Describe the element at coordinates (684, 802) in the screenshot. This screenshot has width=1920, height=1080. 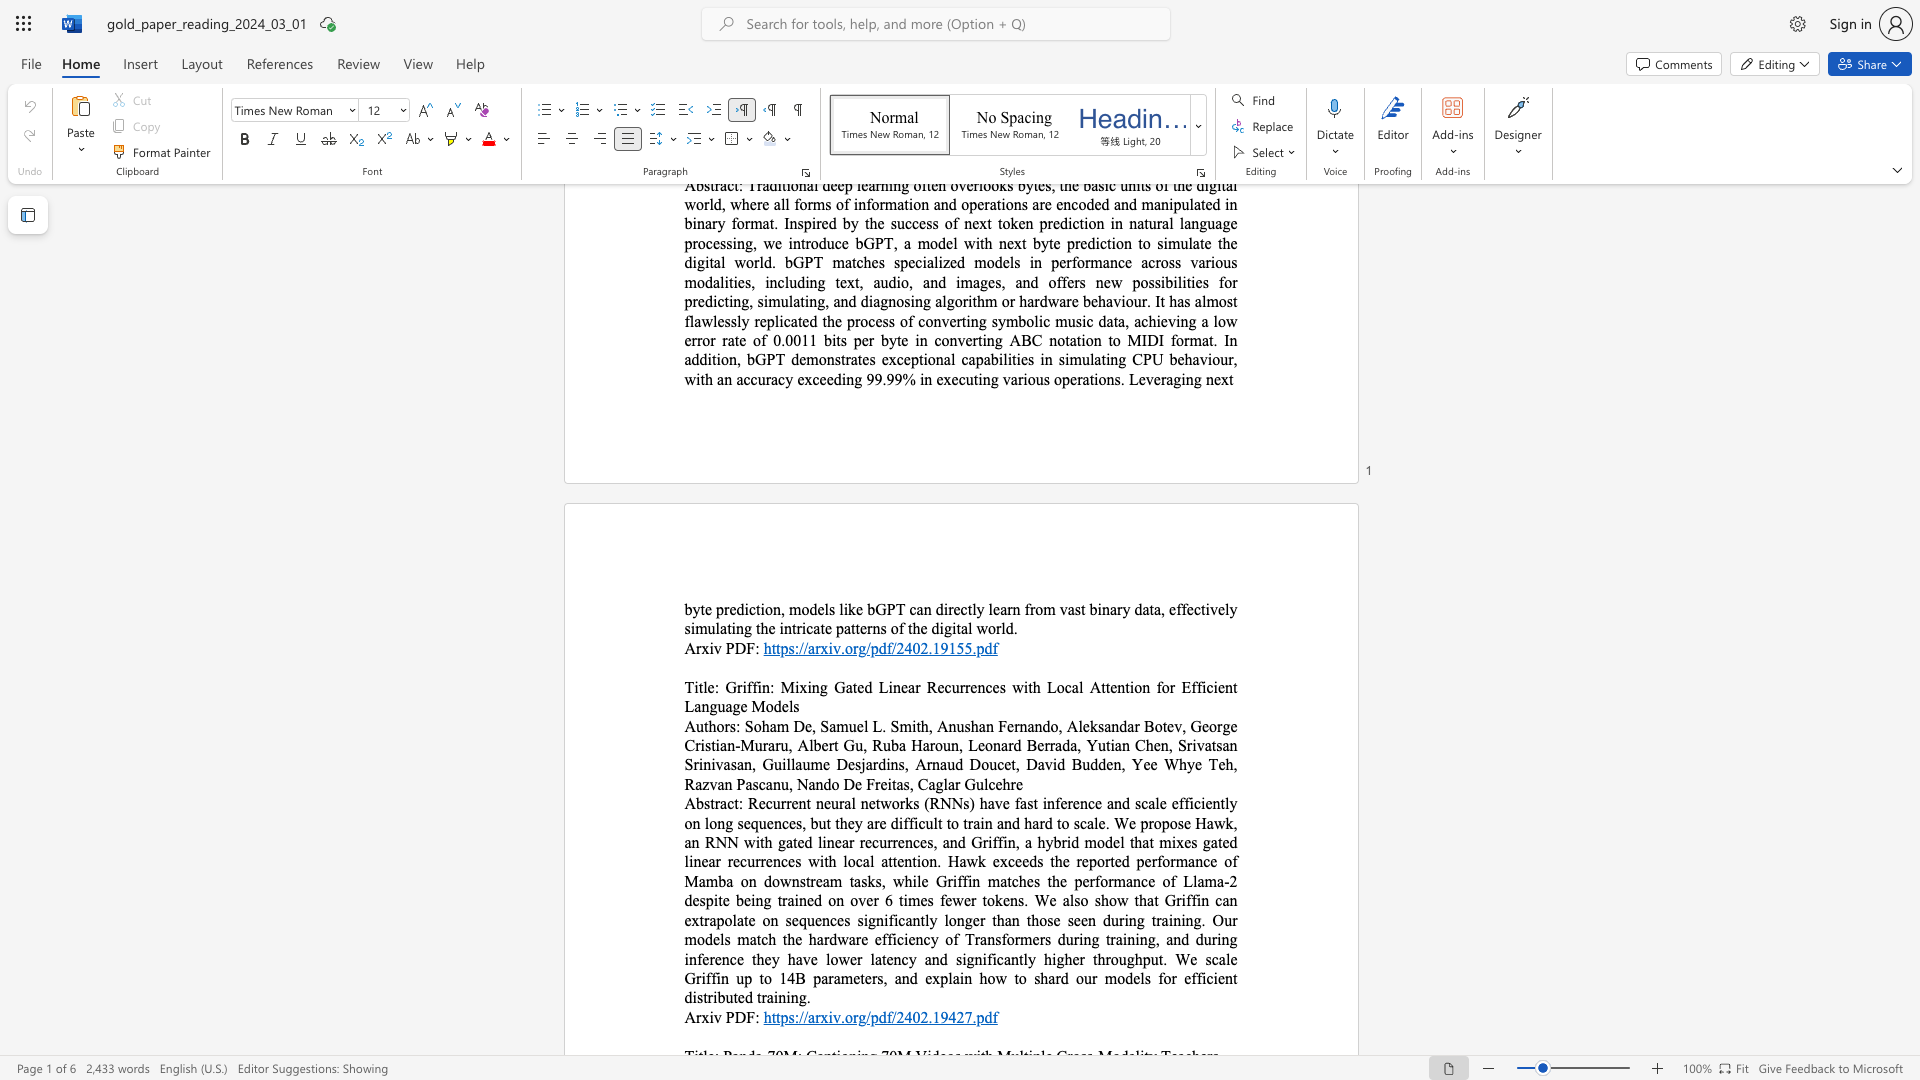
I see `the subset text "Ab" within the text "Abstract:"` at that location.